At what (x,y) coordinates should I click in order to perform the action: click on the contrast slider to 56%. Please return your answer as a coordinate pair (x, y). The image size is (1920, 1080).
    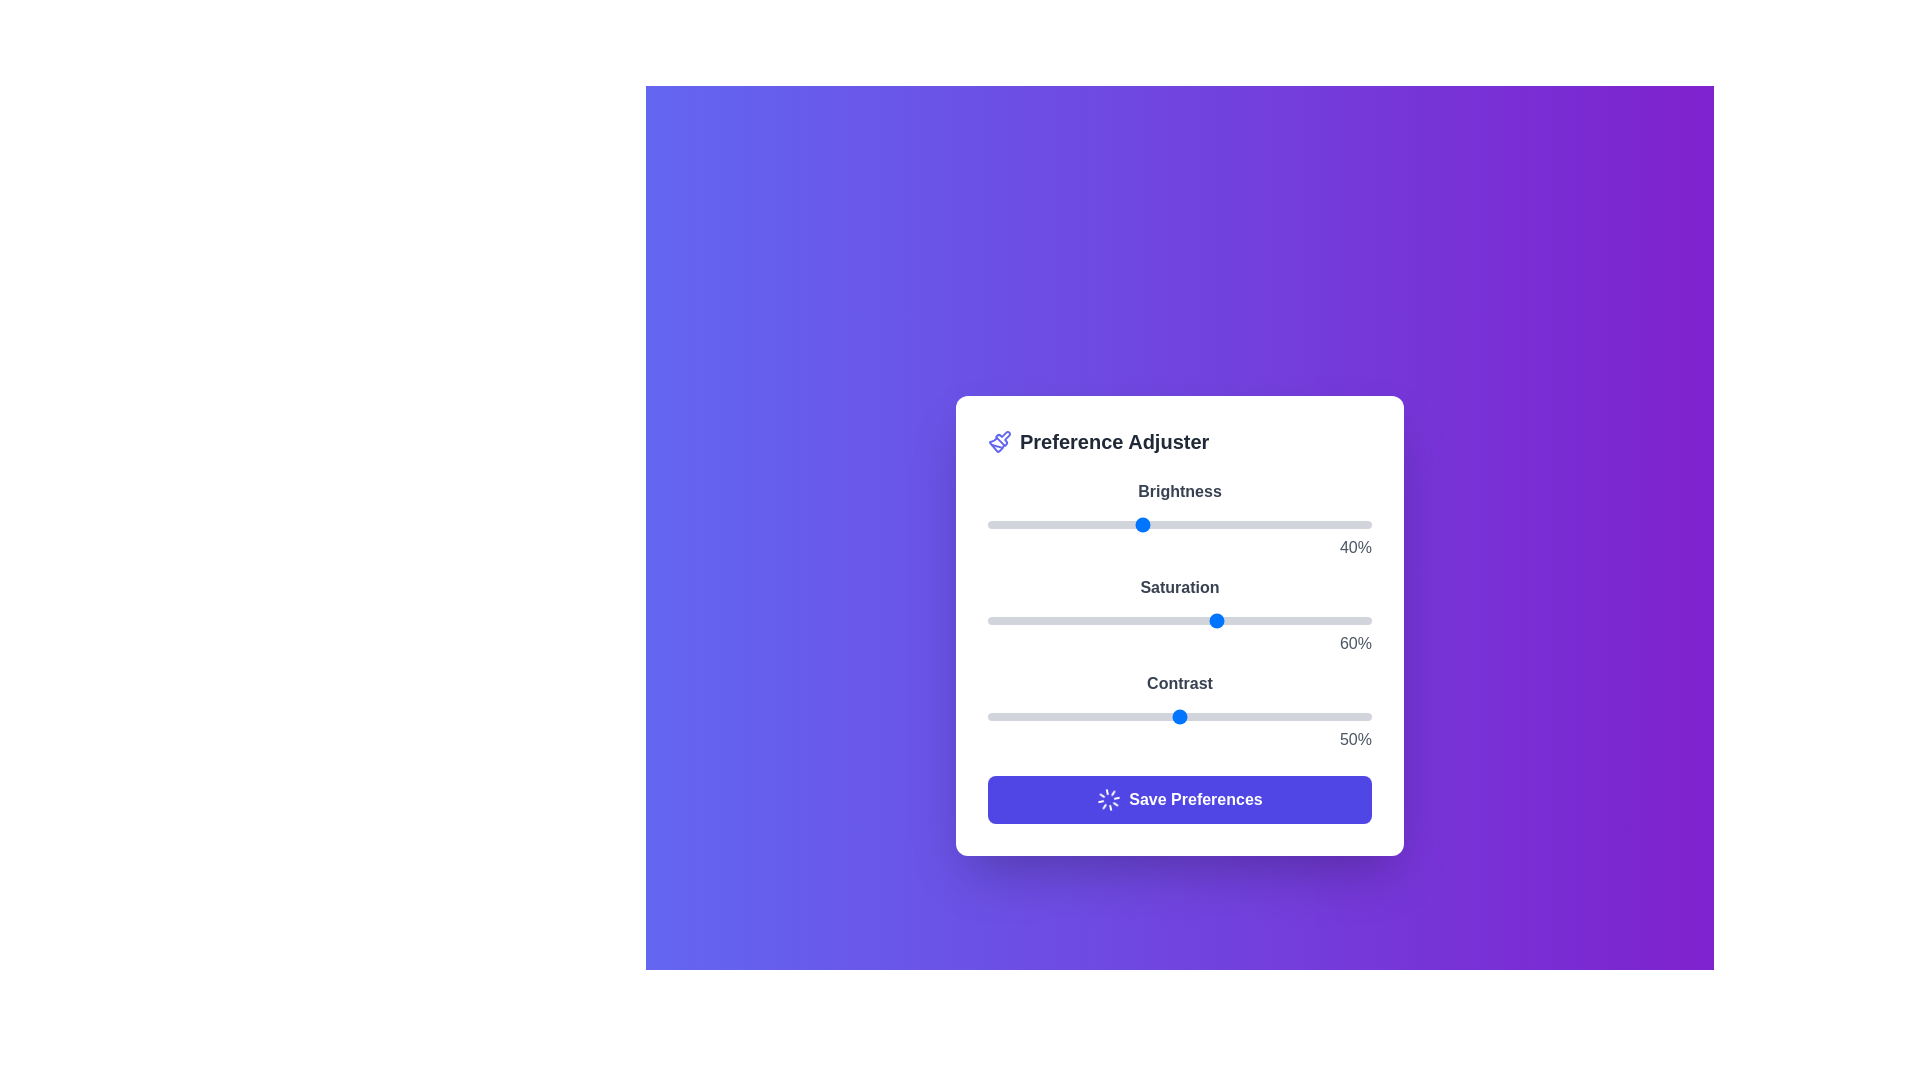
    Looking at the image, I should click on (1202, 716).